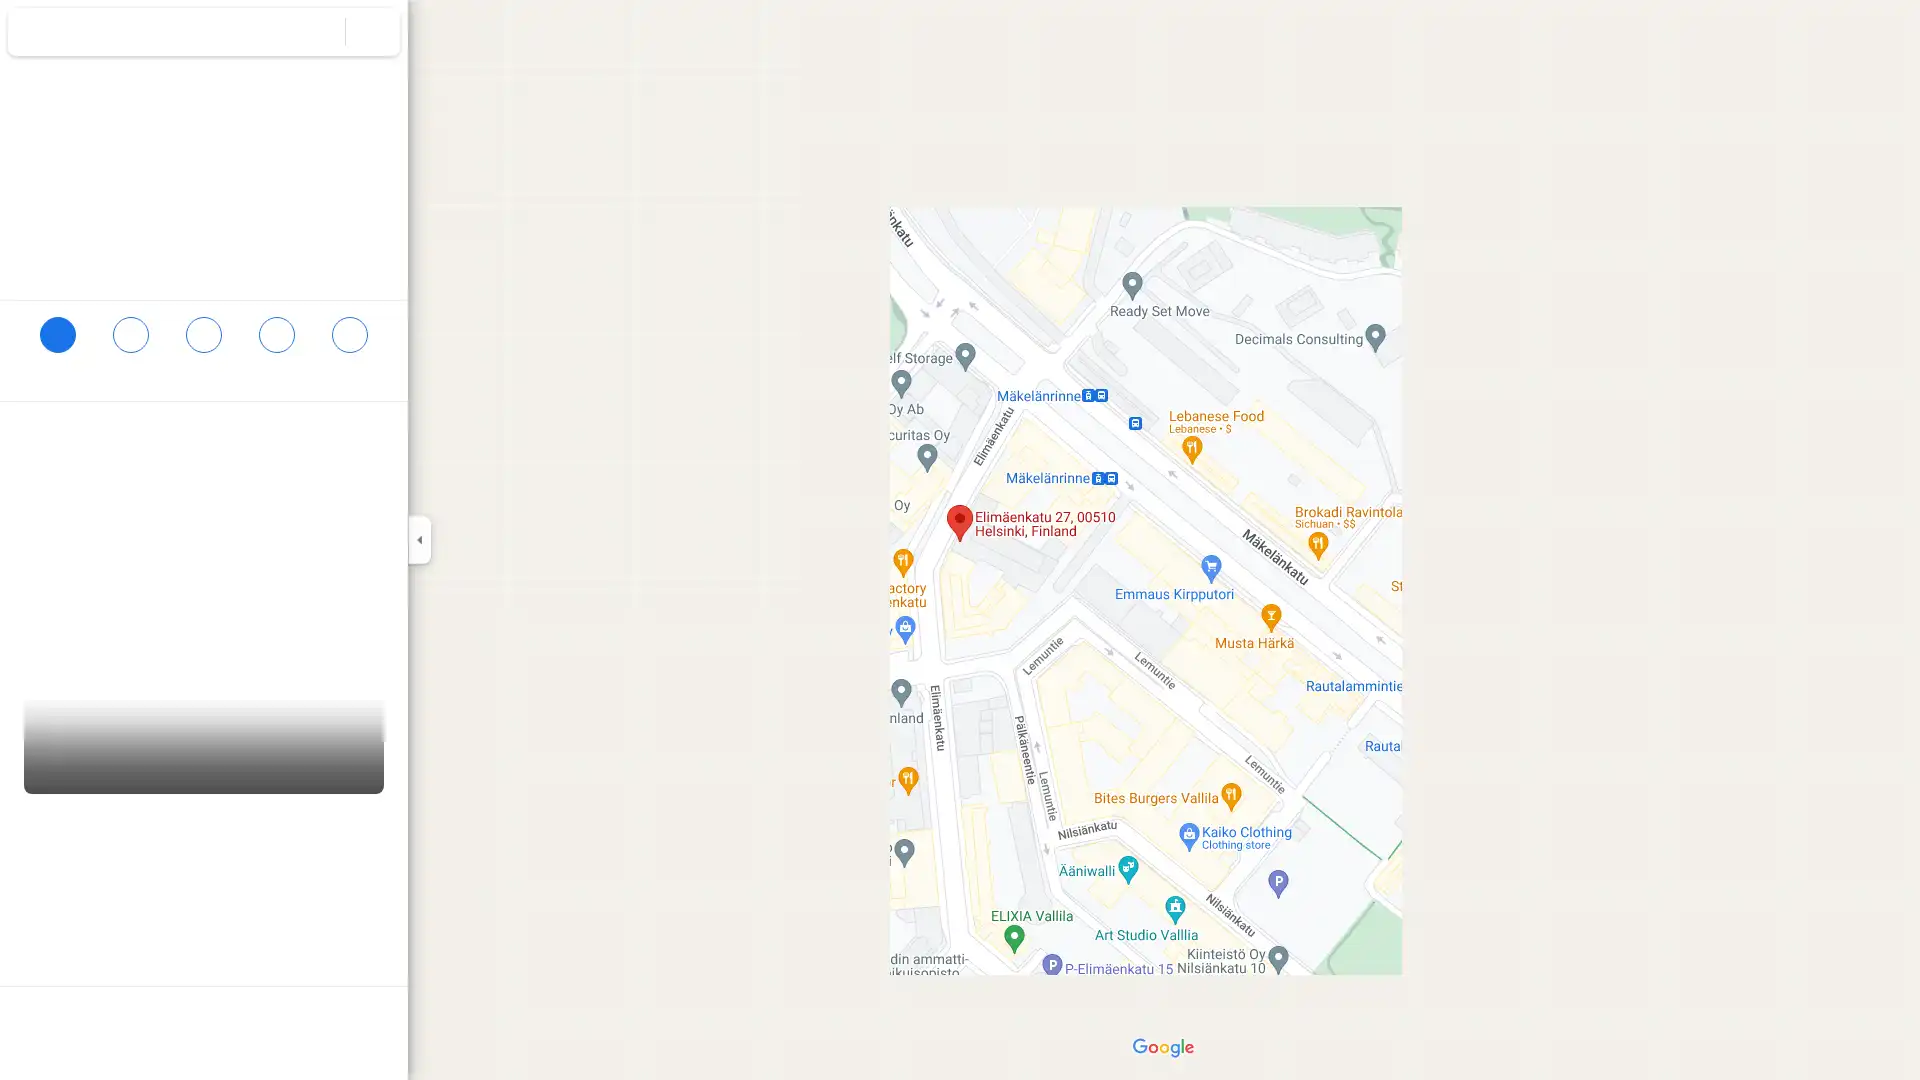  What do you see at coordinates (418, 540) in the screenshot?
I see `Collapse side panel` at bounding box center [418, 540].